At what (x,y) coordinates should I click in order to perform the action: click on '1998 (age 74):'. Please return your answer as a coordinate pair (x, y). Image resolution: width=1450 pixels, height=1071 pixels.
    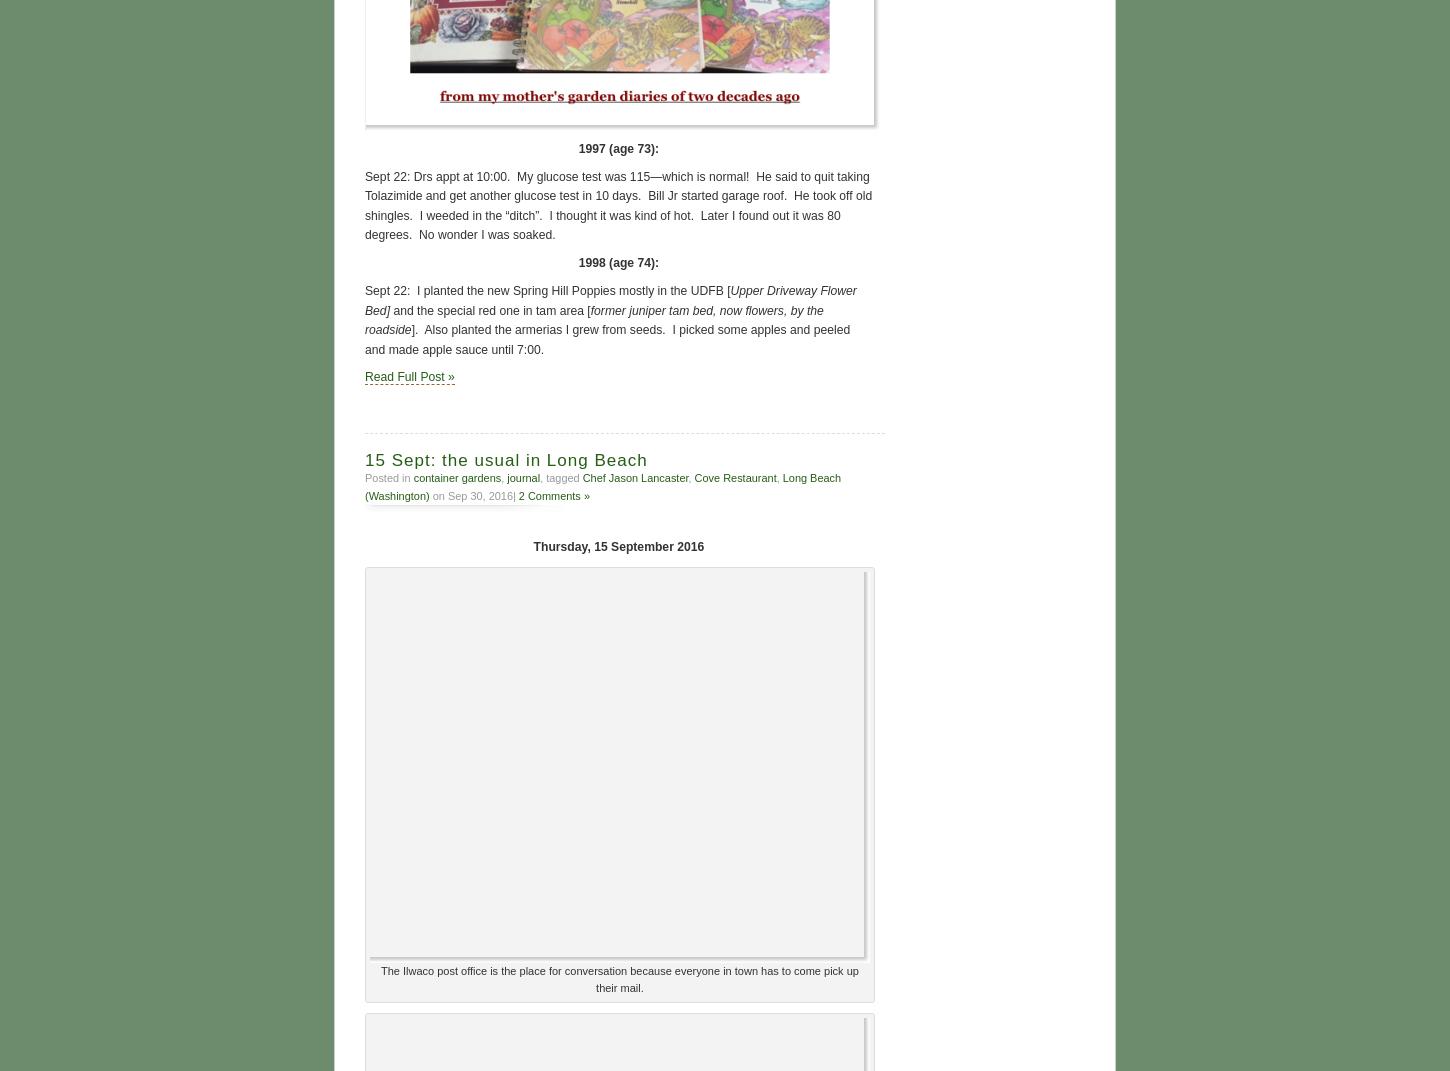
    Looking at the image, I should click on (617, 261).